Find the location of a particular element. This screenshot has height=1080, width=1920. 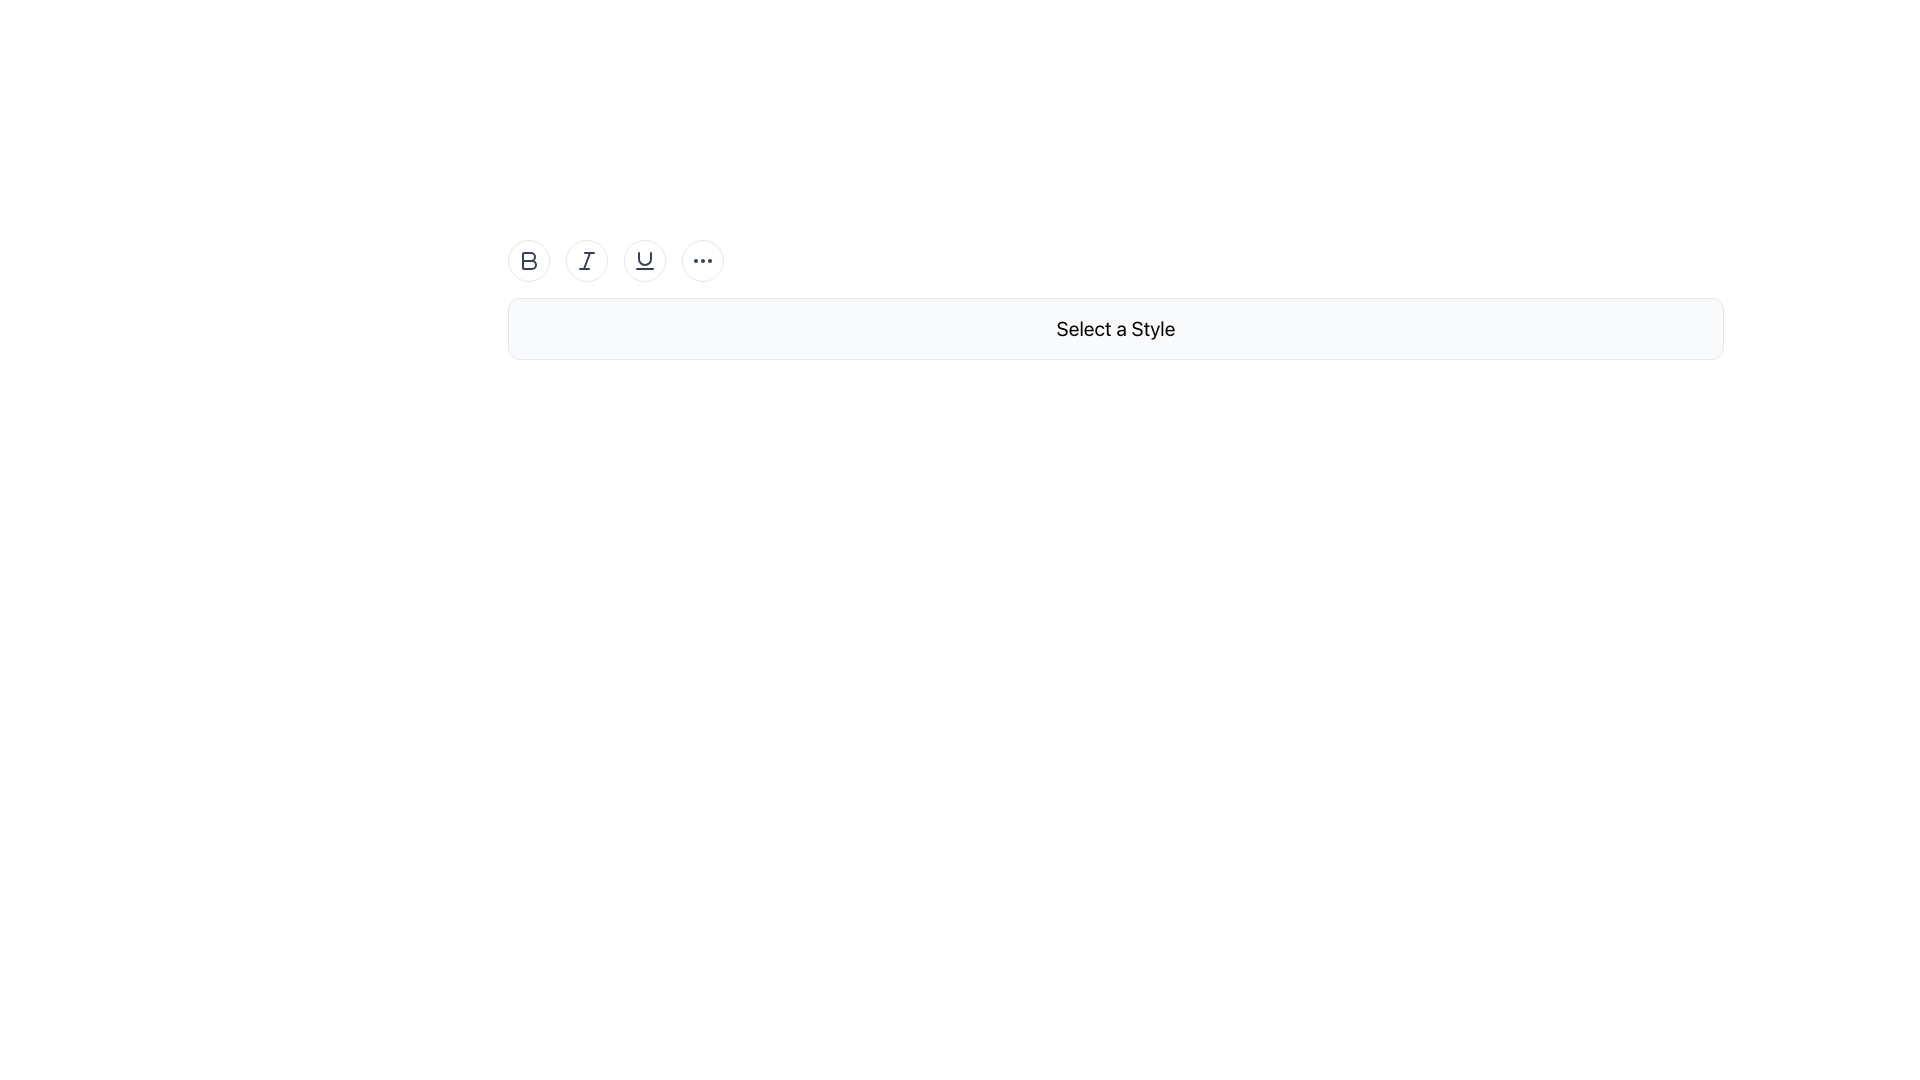

the bold text styling icon represented by a stylized 'B' in the text formatting toolbar is located at coordinates (529, 260).